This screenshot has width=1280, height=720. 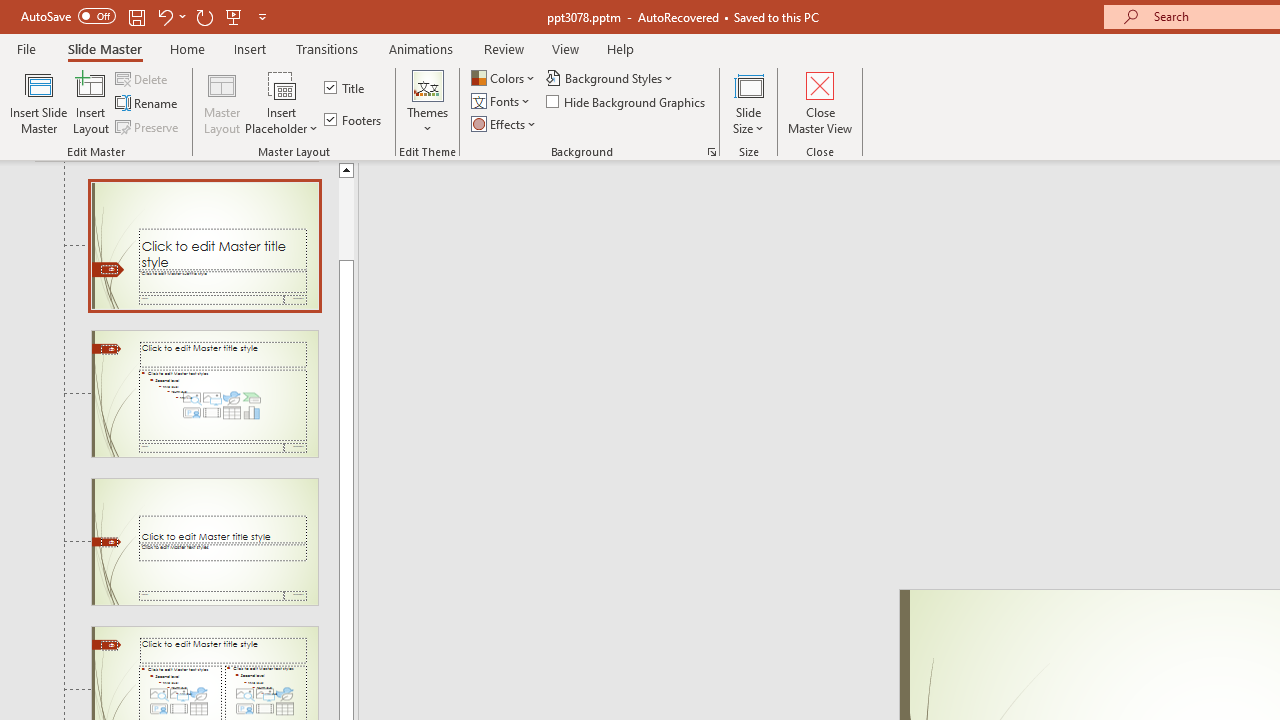 What do you see at coordinates (222, 103) in the screenshot?
I see `'Master Layout...'` at bounding box center [222, 103].